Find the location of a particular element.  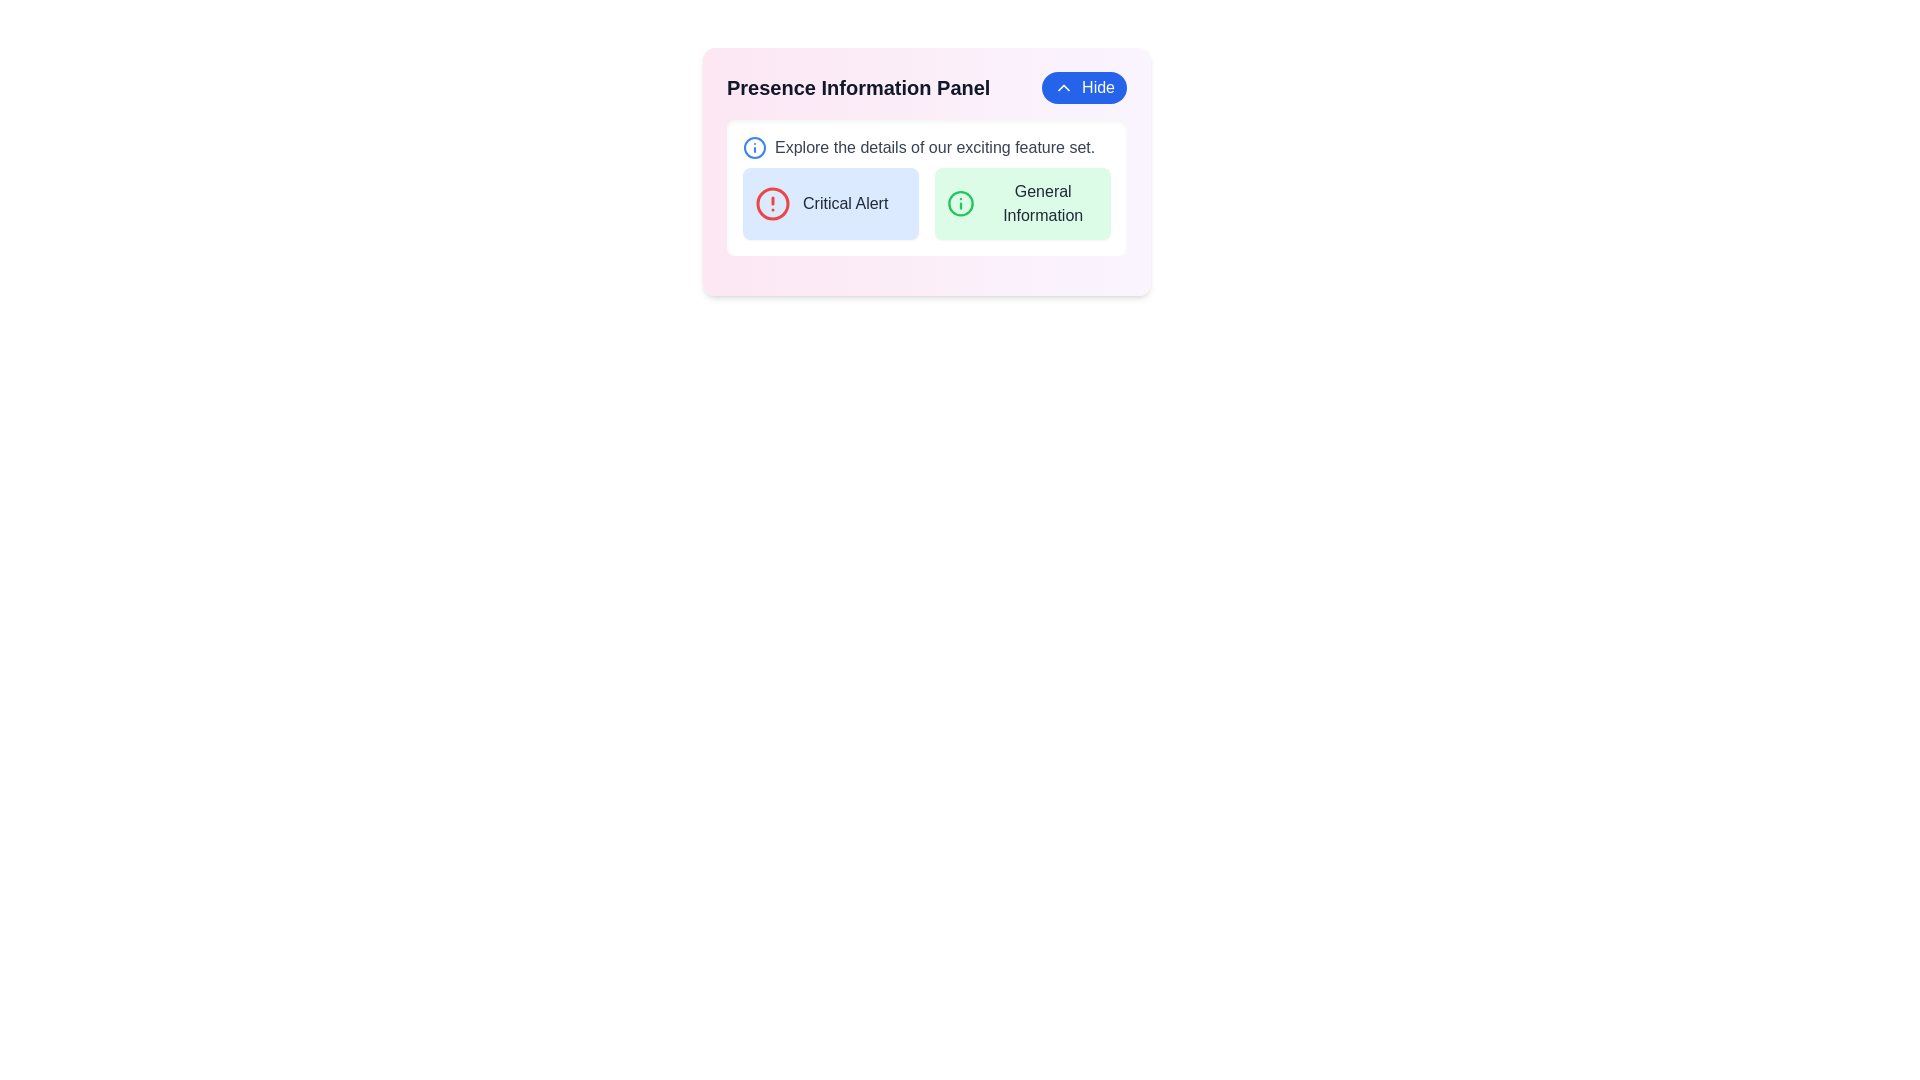

the circular node icon located to the left of the 'info' icon in the 'Presence Information Panel' is located at coordinates (753, 146).